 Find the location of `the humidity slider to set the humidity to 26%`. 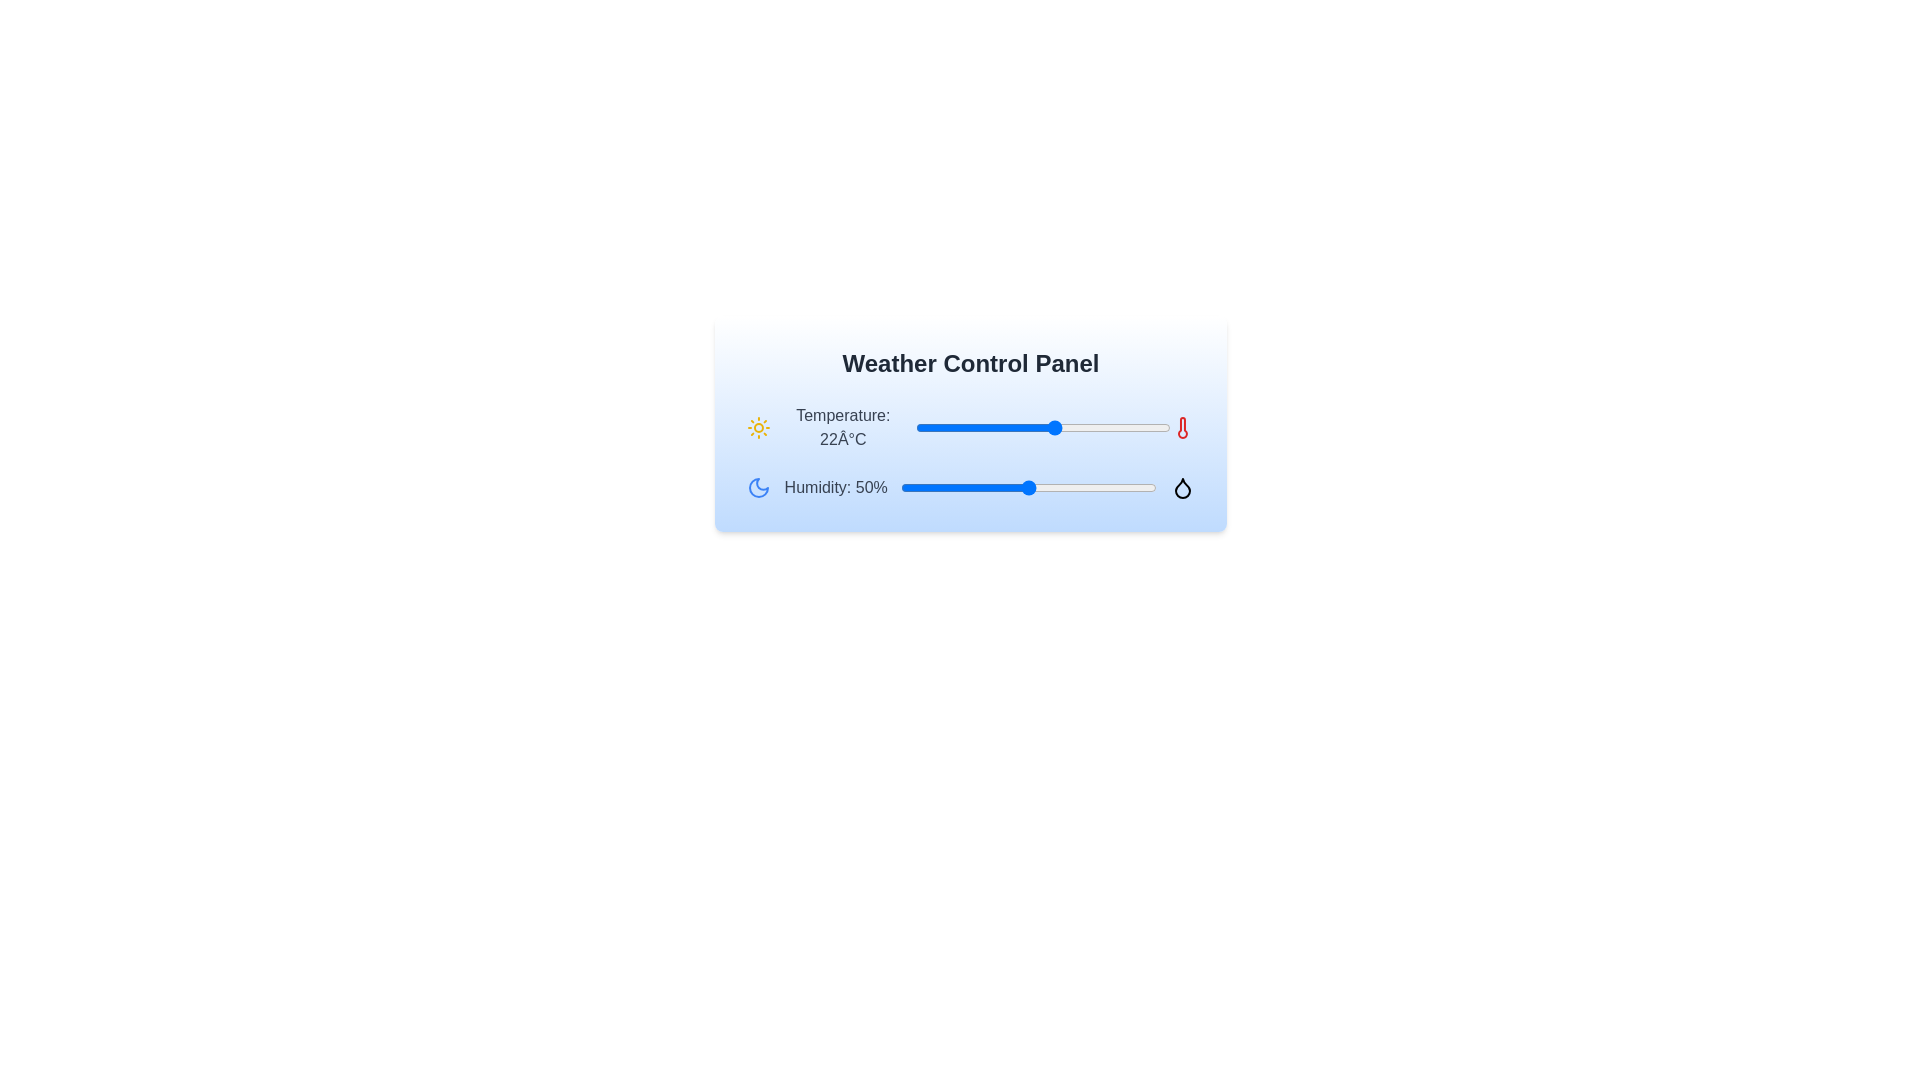

the humidity slider to set the humidity to 26% is located at coordinates (967, 488).